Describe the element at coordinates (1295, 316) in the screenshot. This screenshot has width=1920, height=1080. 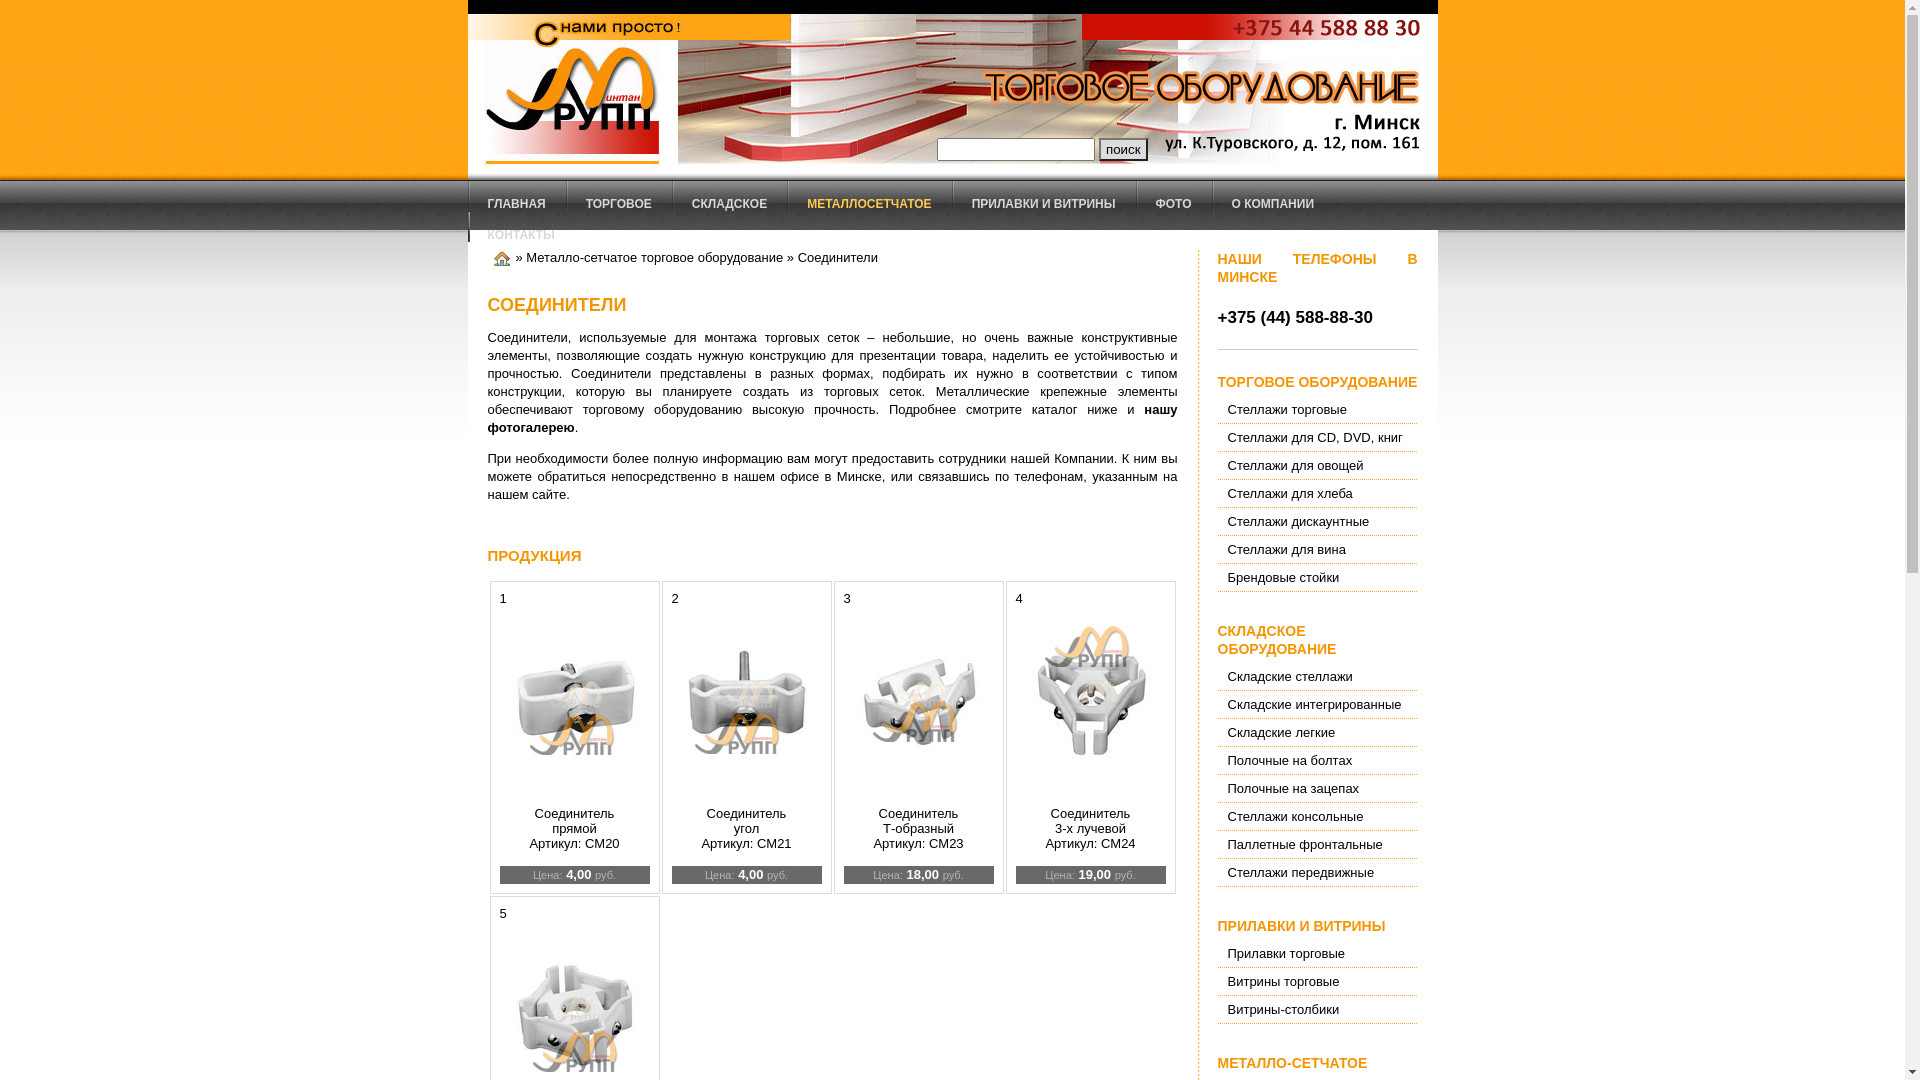
I see `'+375 (44) 588-88-30'` at that location.